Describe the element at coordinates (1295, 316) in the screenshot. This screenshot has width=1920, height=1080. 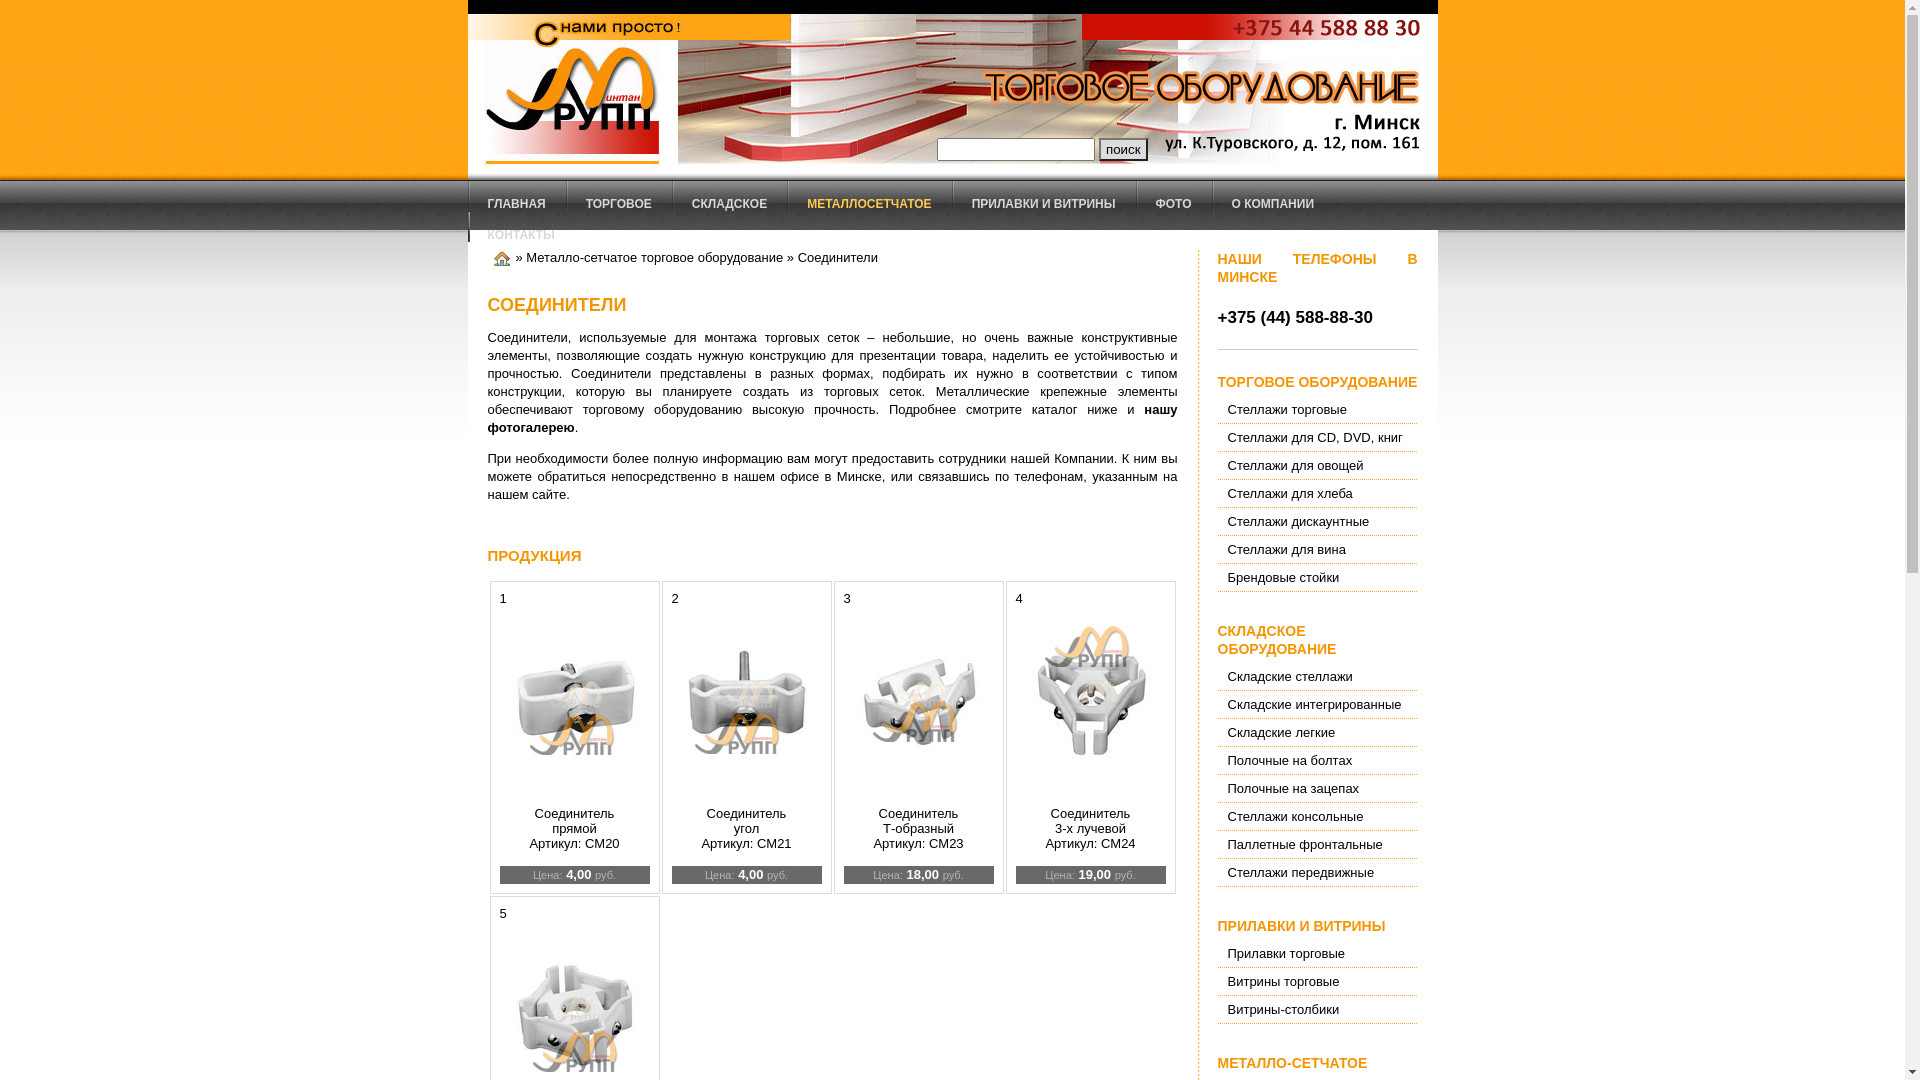
I see `'+375 (44) 588-88-30'` at that location.